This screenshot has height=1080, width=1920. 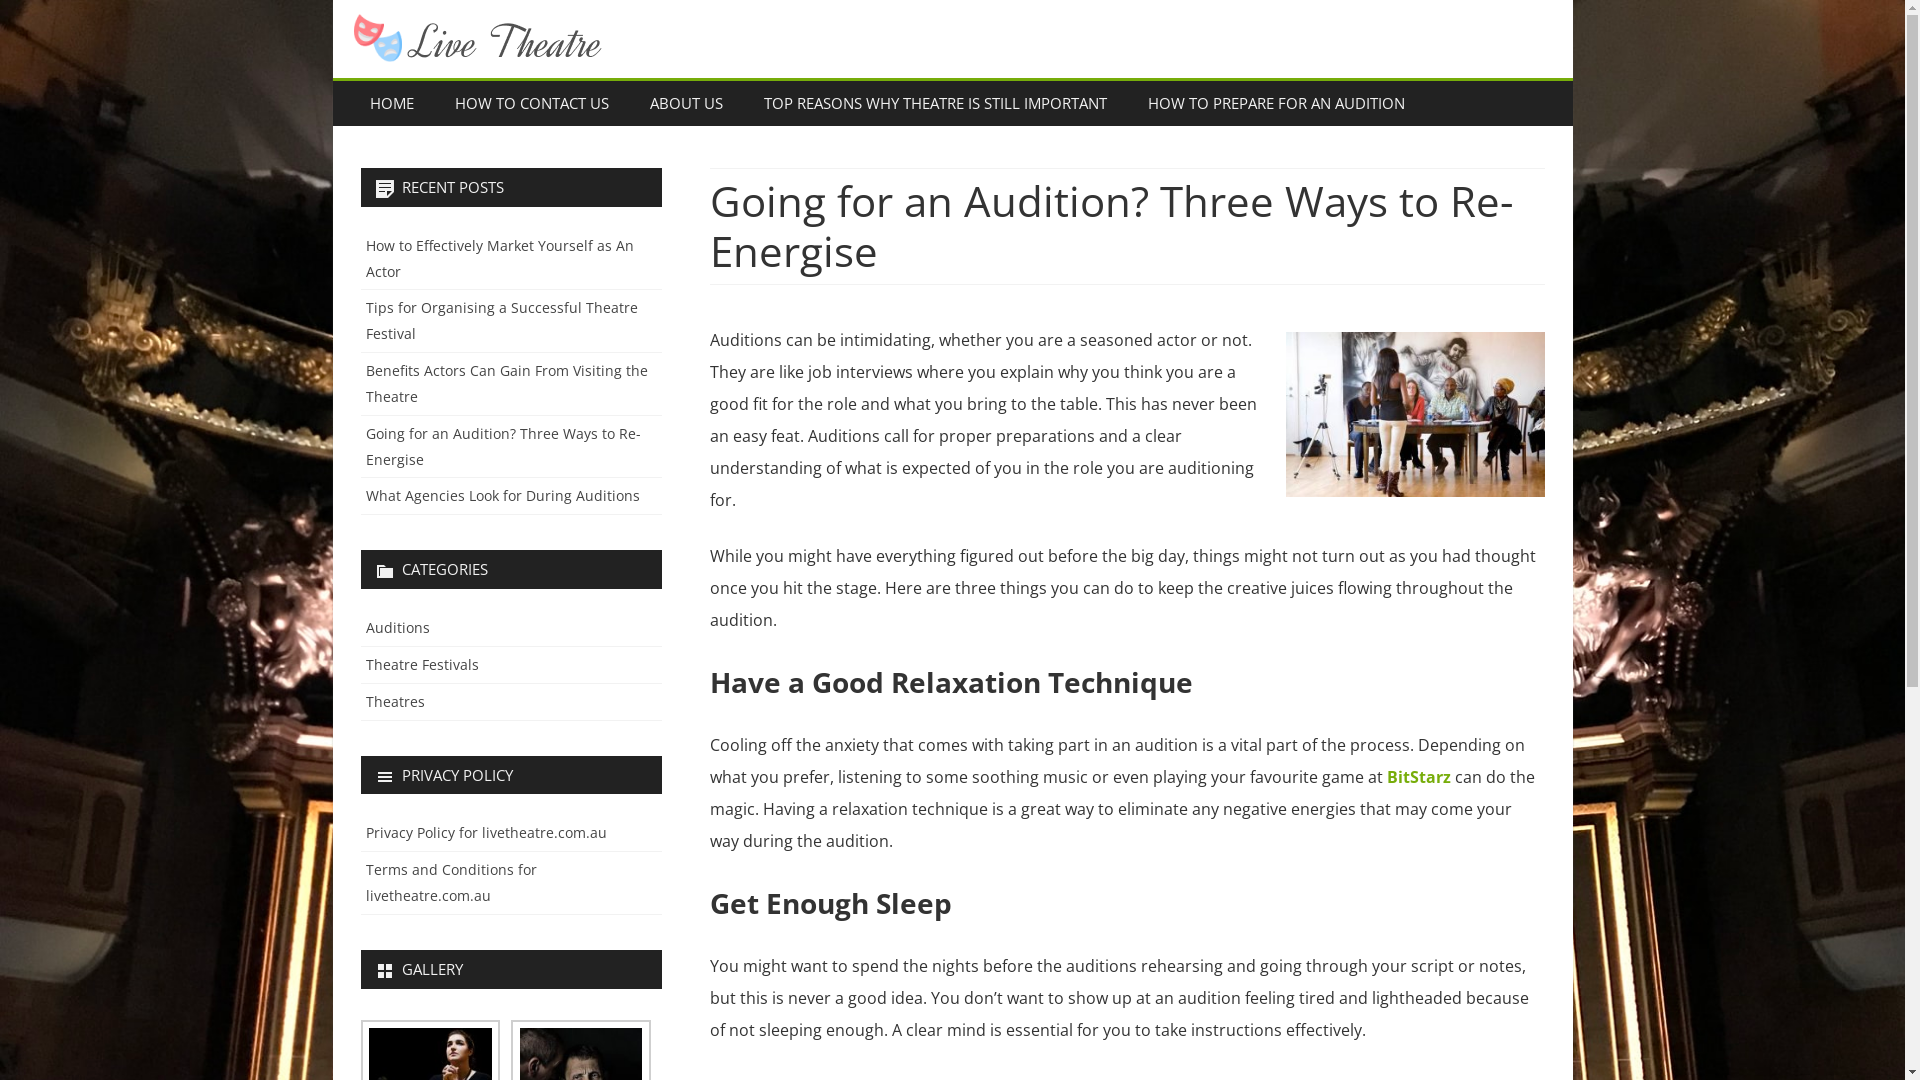 I want to click on 'HOW TO PREPARE FOR AN AUDITION', so click(x=1274, y=103).